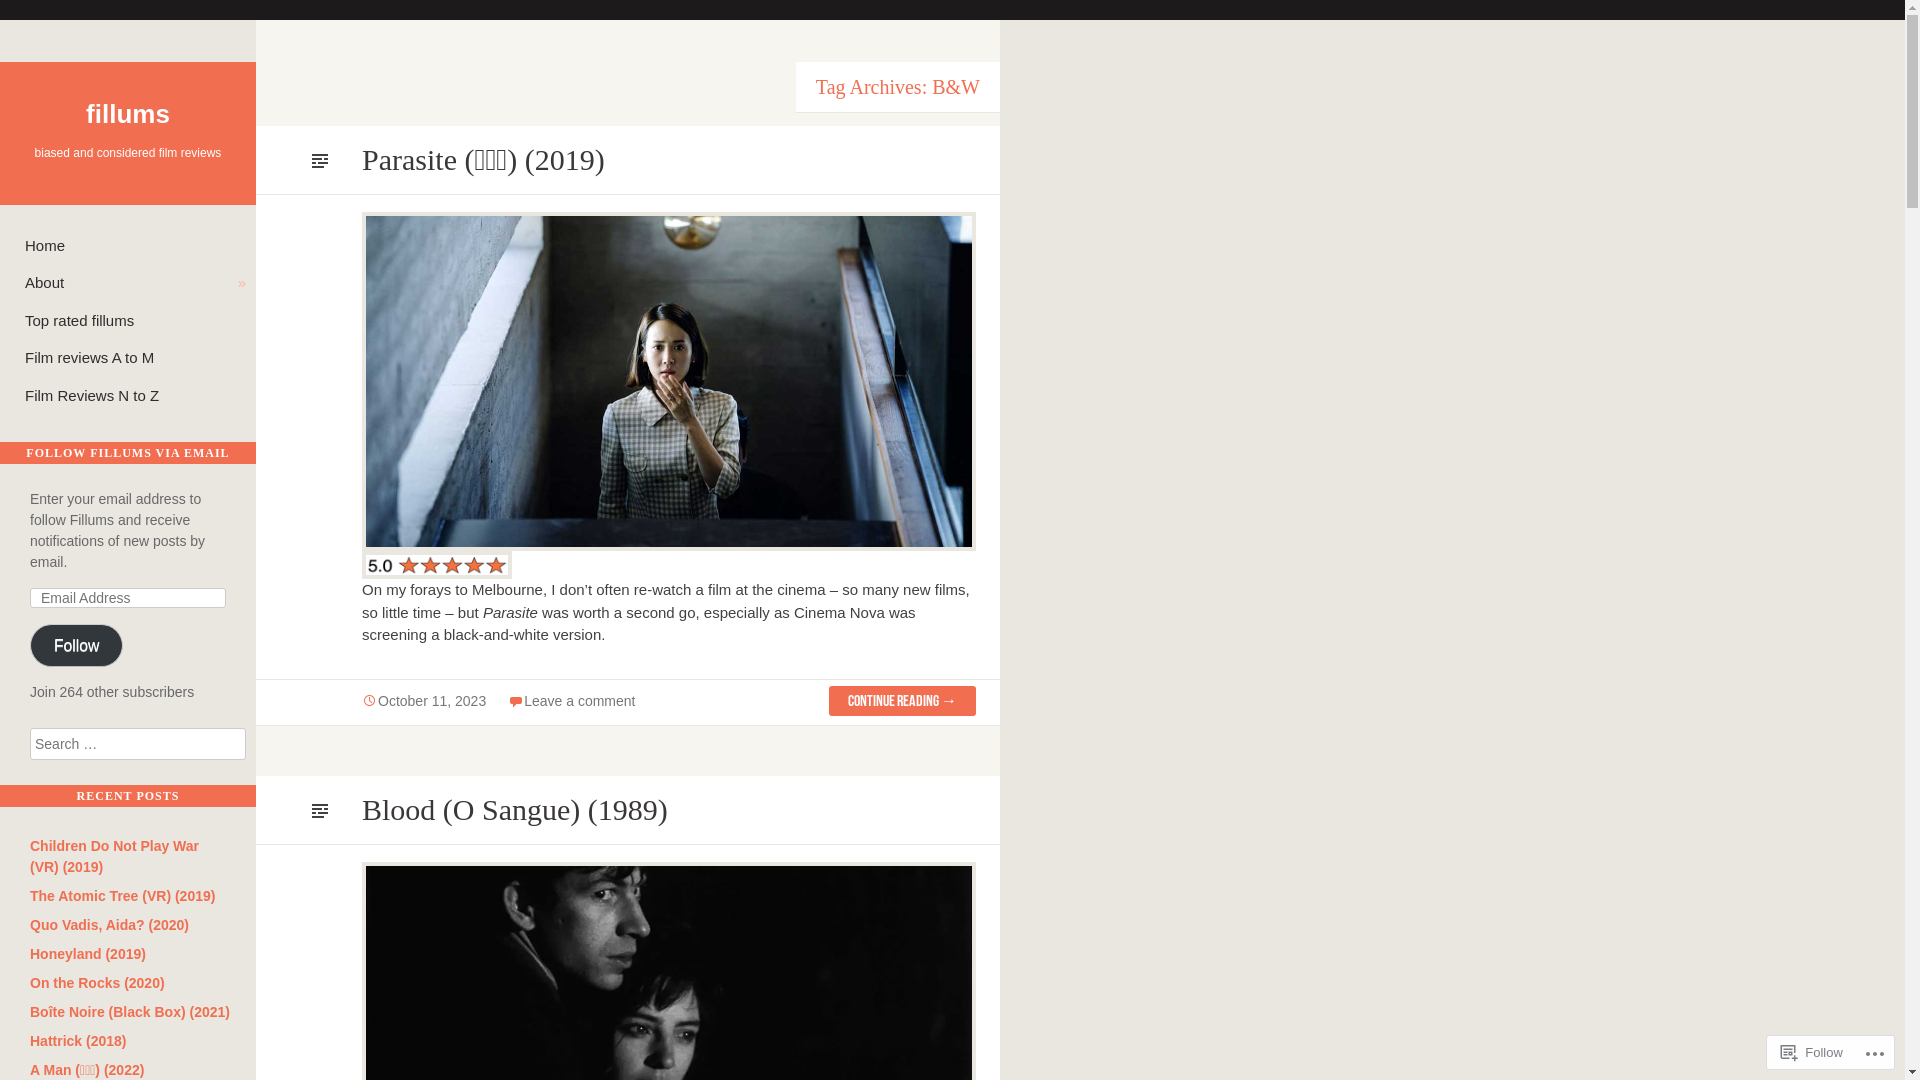 The image size is (1920, 1080). Describe the element at coordinates (29, 952) in the screenshot. I see `'Honeyland (2019)'` at that location.